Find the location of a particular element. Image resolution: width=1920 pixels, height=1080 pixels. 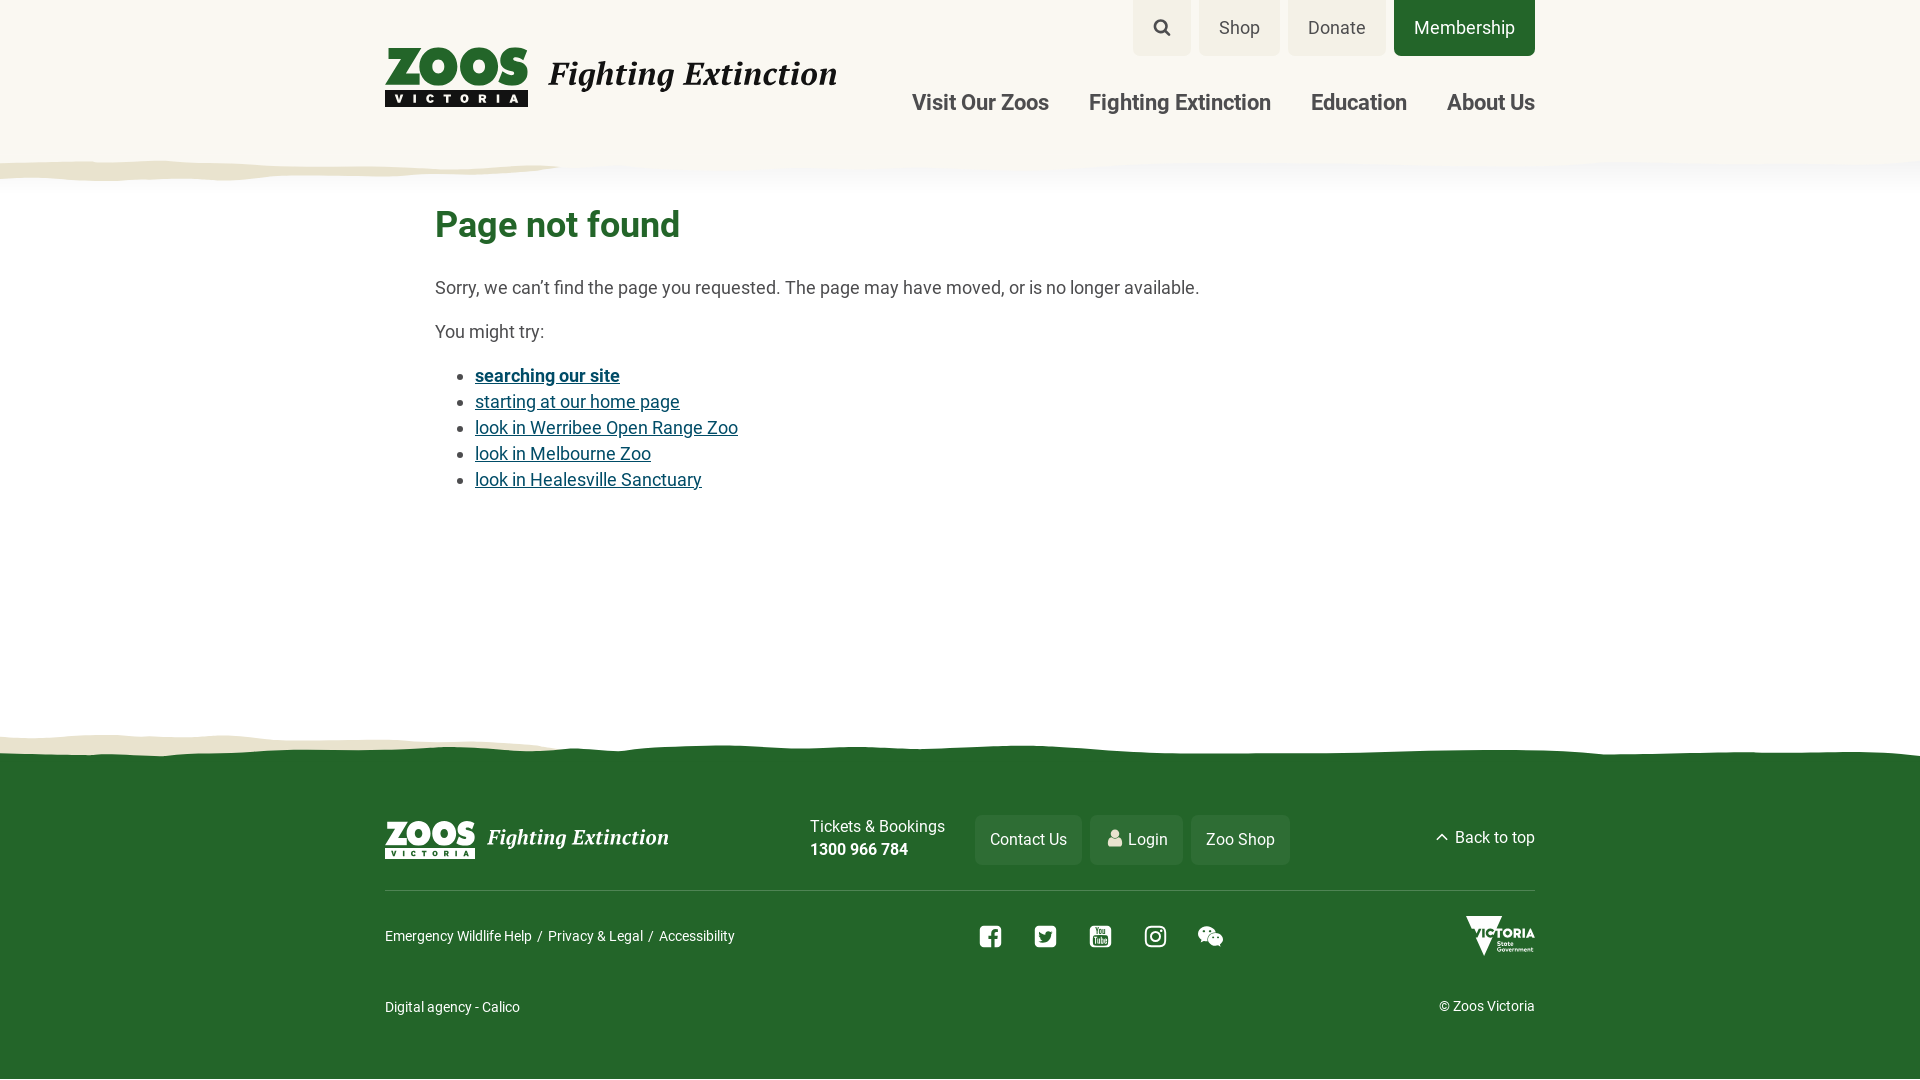

'Fighting Extinction' is located at coordinates (1180, 103).